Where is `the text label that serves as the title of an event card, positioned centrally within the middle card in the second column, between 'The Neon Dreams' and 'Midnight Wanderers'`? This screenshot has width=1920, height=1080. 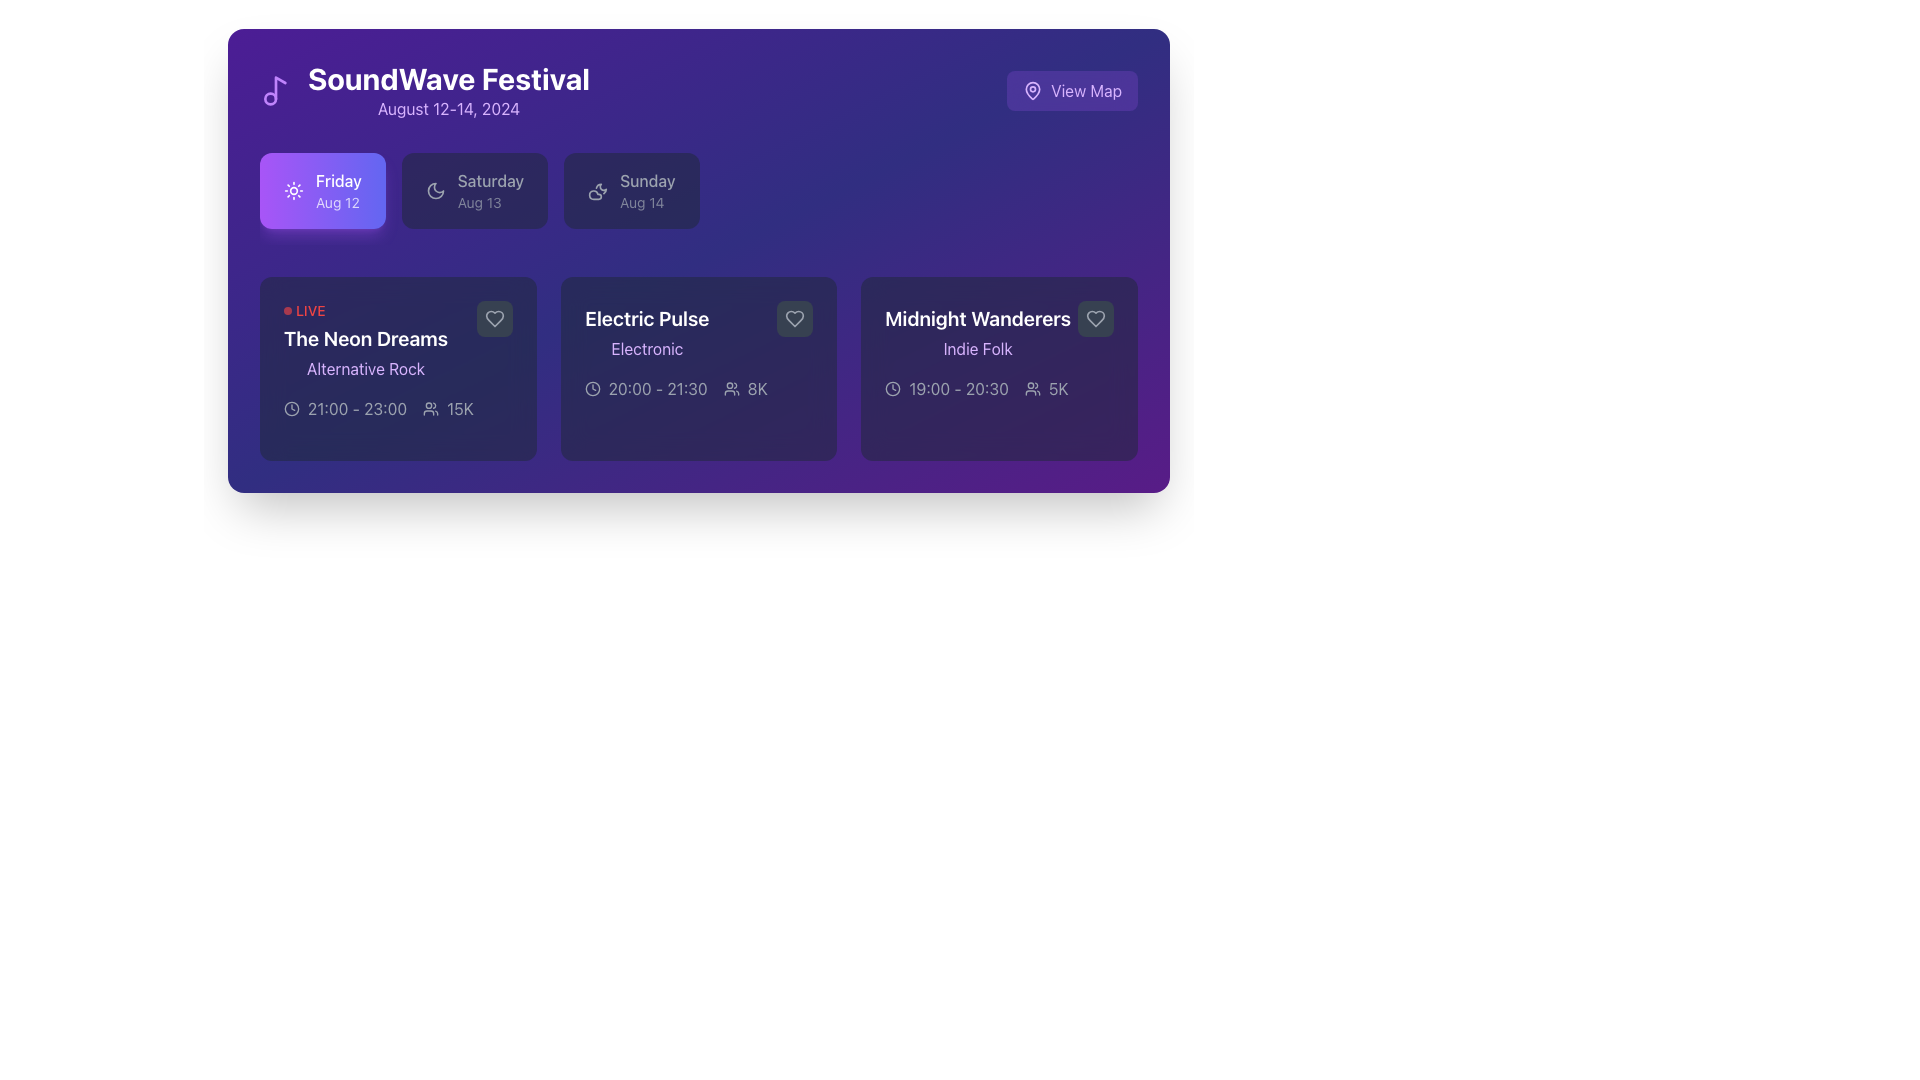
the text label that serves as the title of an event card, positioned centrally within the middle card in the second column, between 'The Neon Dreams' and 'Midnight Wanderers' is located at coordinates (646, 318).